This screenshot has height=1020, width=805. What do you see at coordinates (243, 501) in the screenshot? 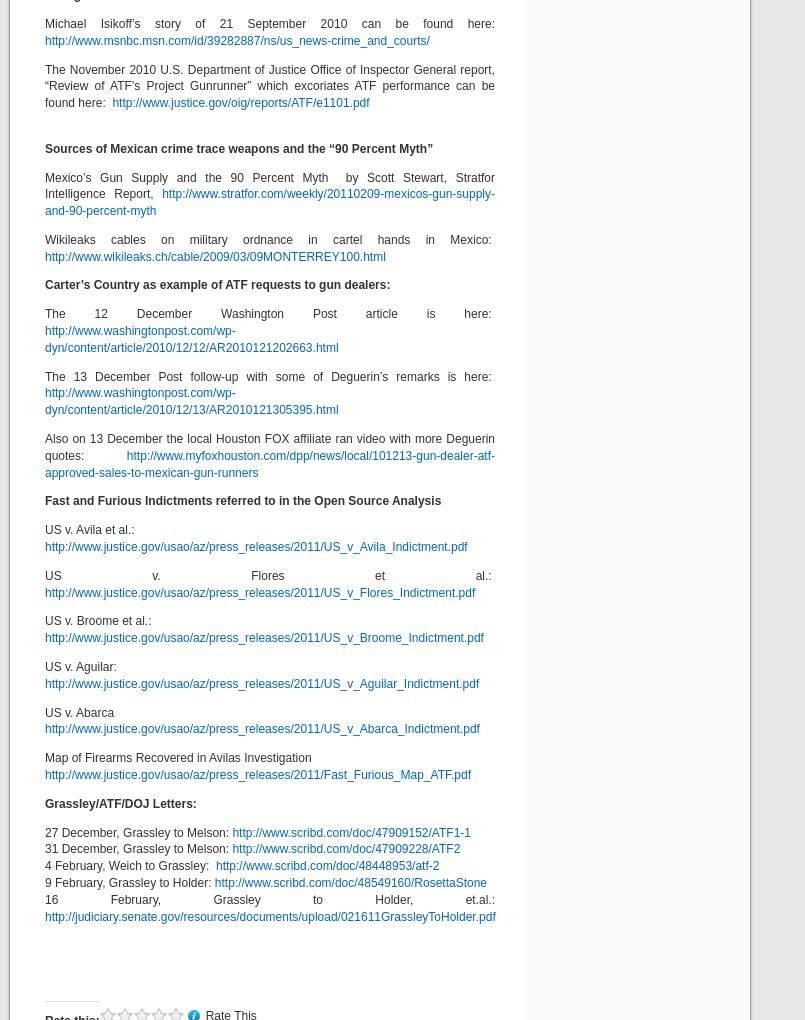
I see `'Fast and Furious Indictments referred to in the Open  Source Analysis'` at bounding box center [243, 501].